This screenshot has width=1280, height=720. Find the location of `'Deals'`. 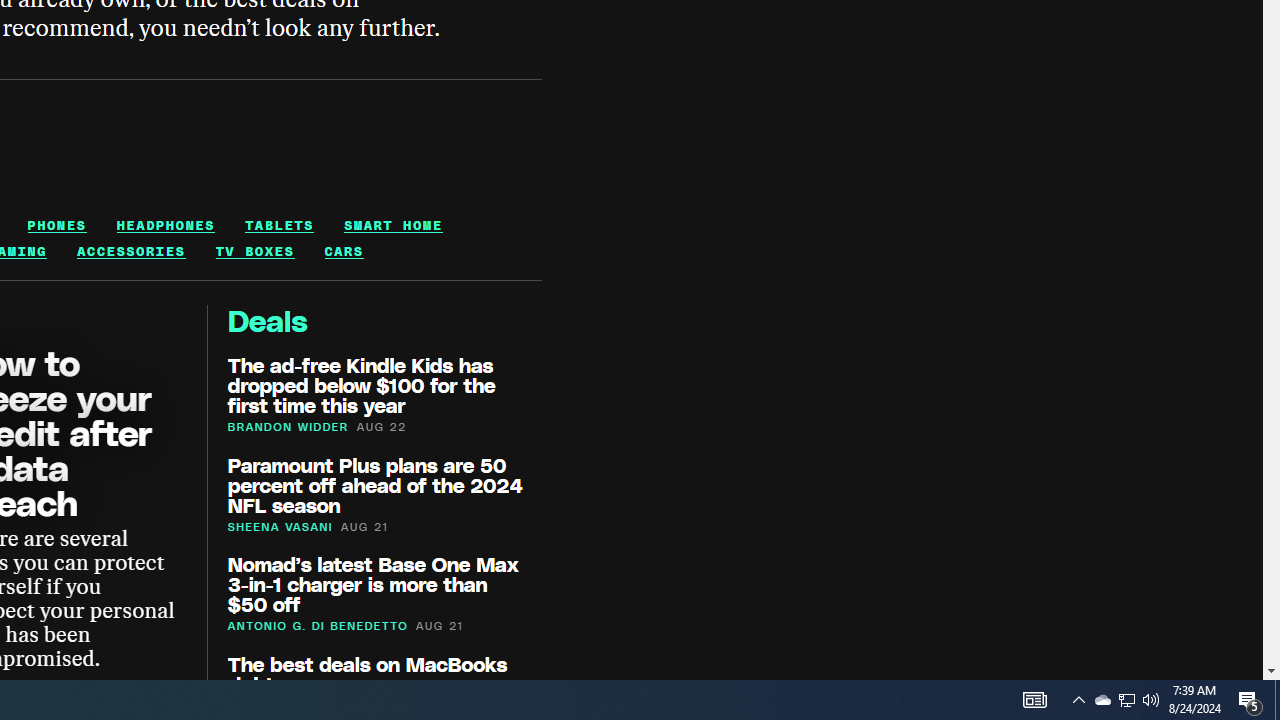

'Deals' is located at coordinates (266, 319).